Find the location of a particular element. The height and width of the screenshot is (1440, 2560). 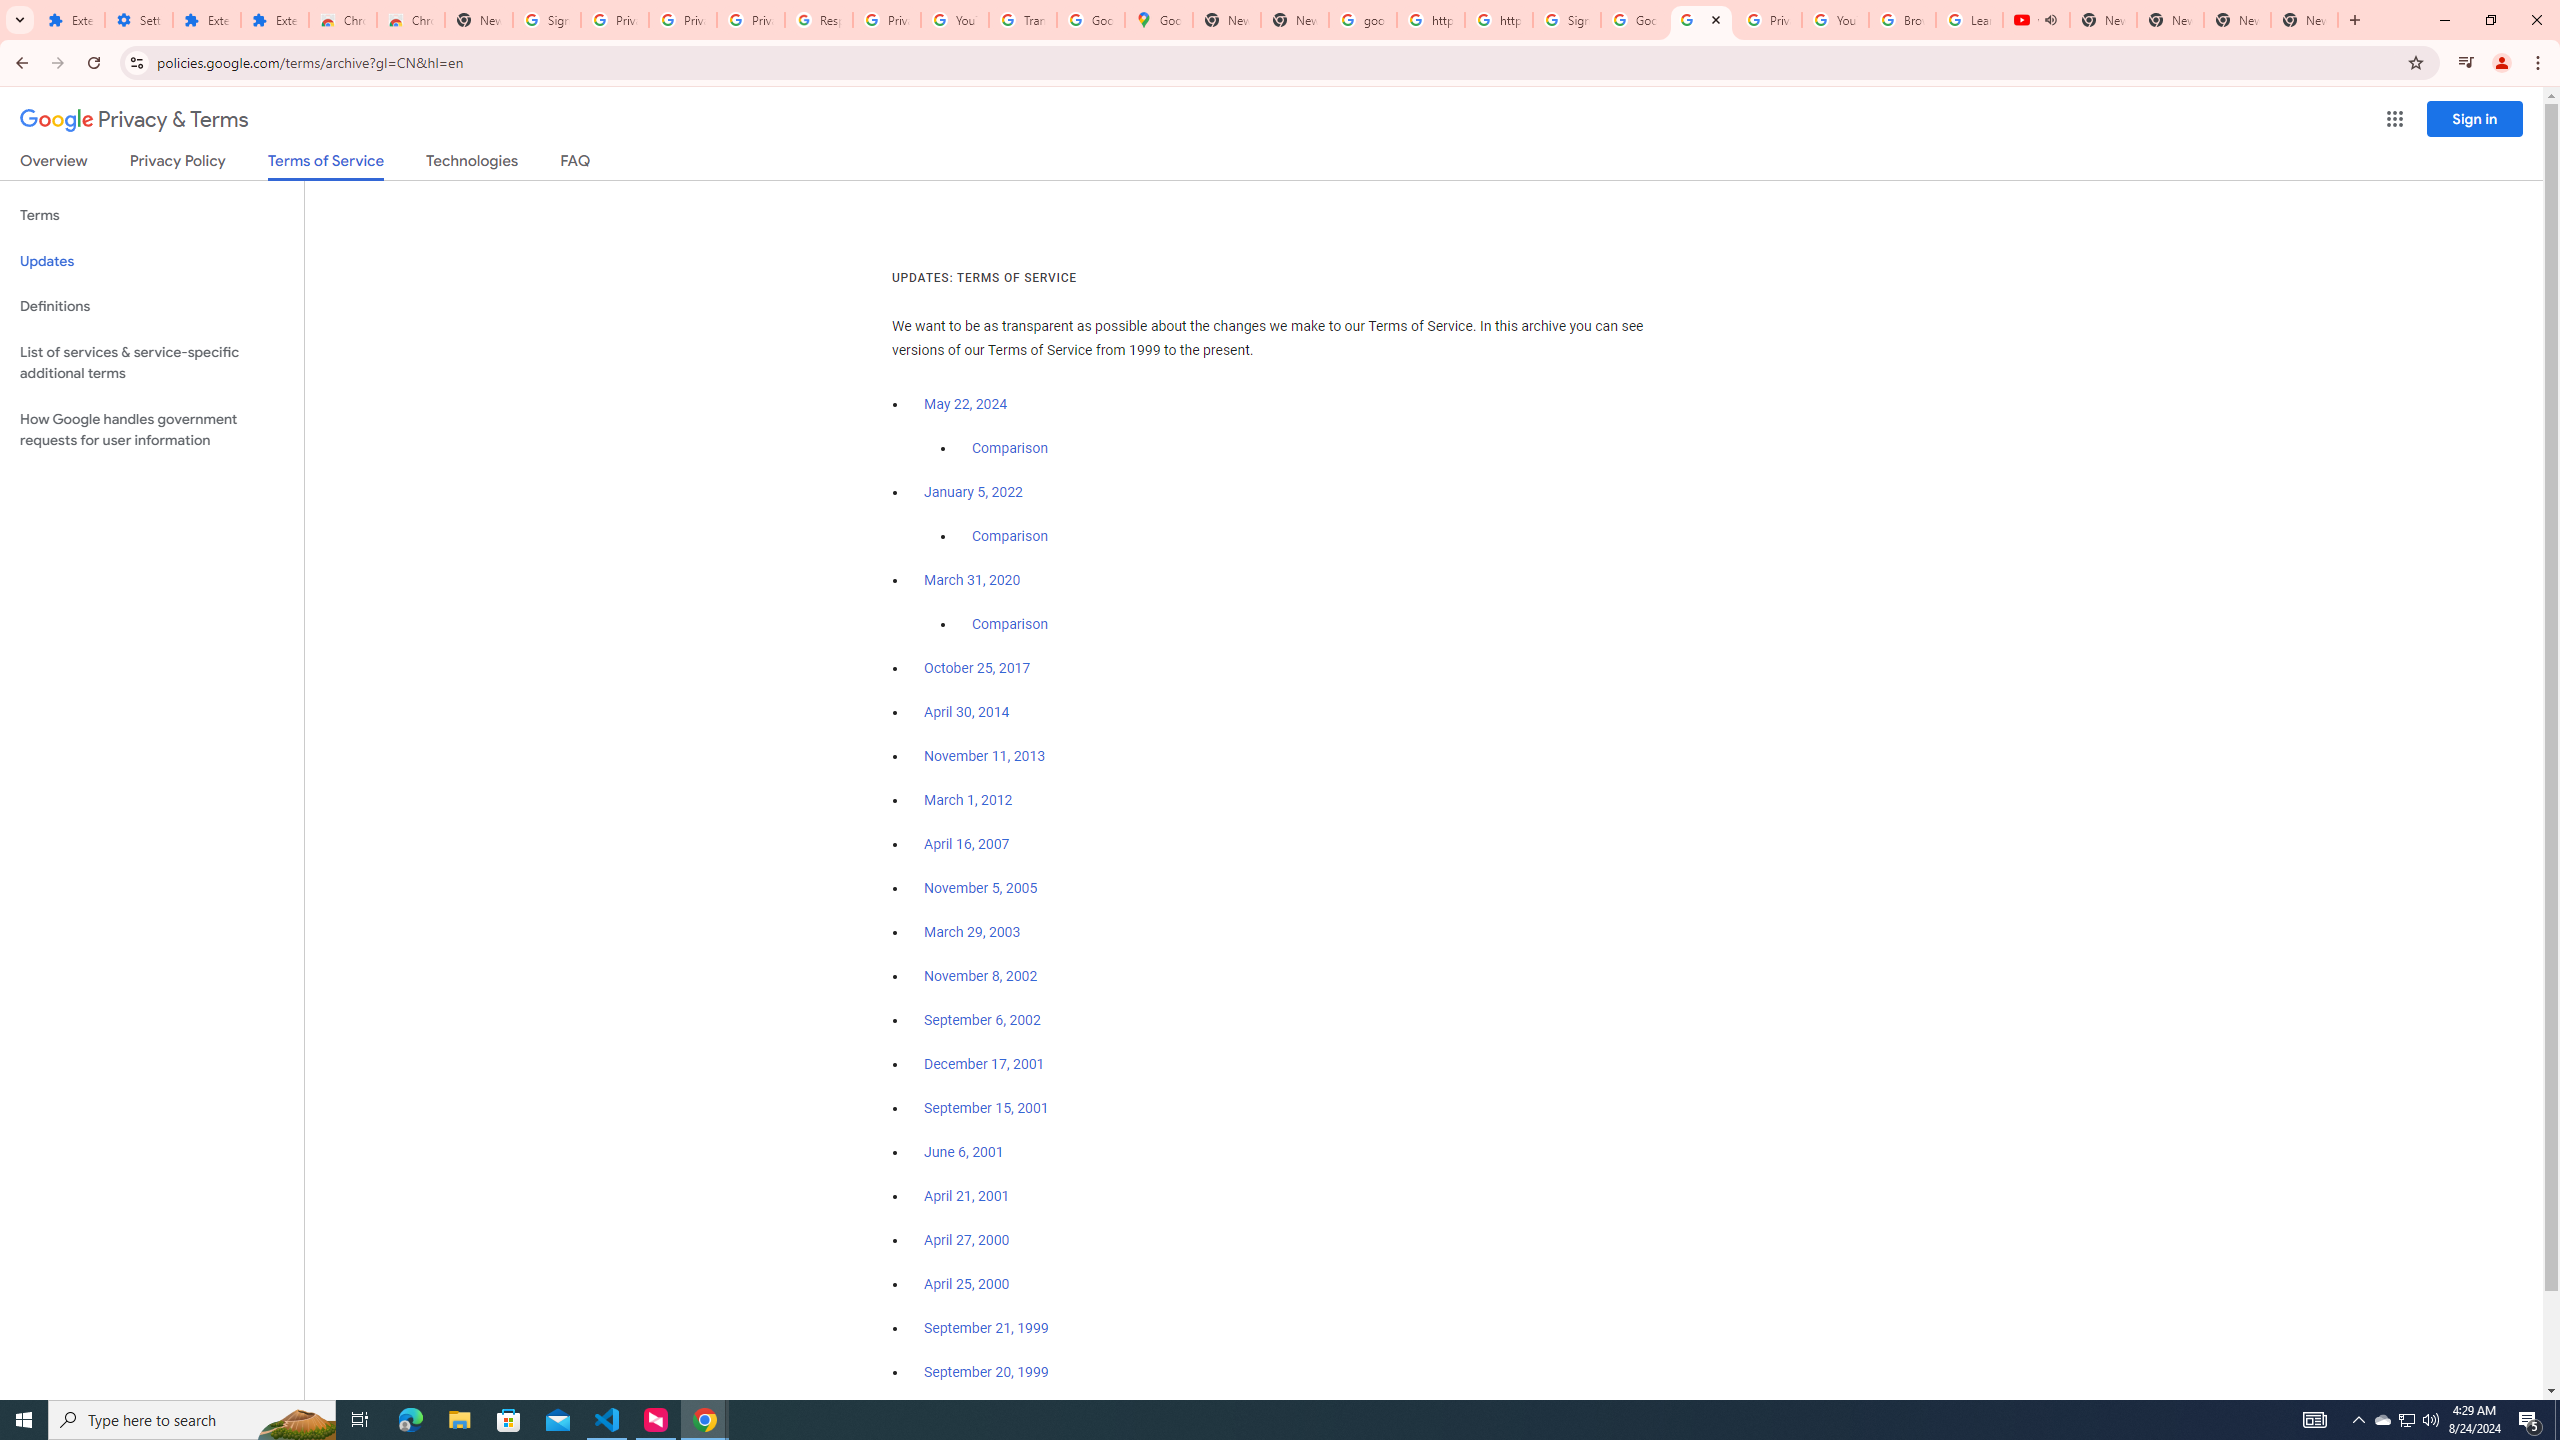

'Chrome Web Store - Themes' is located at coordinates (409, 19).